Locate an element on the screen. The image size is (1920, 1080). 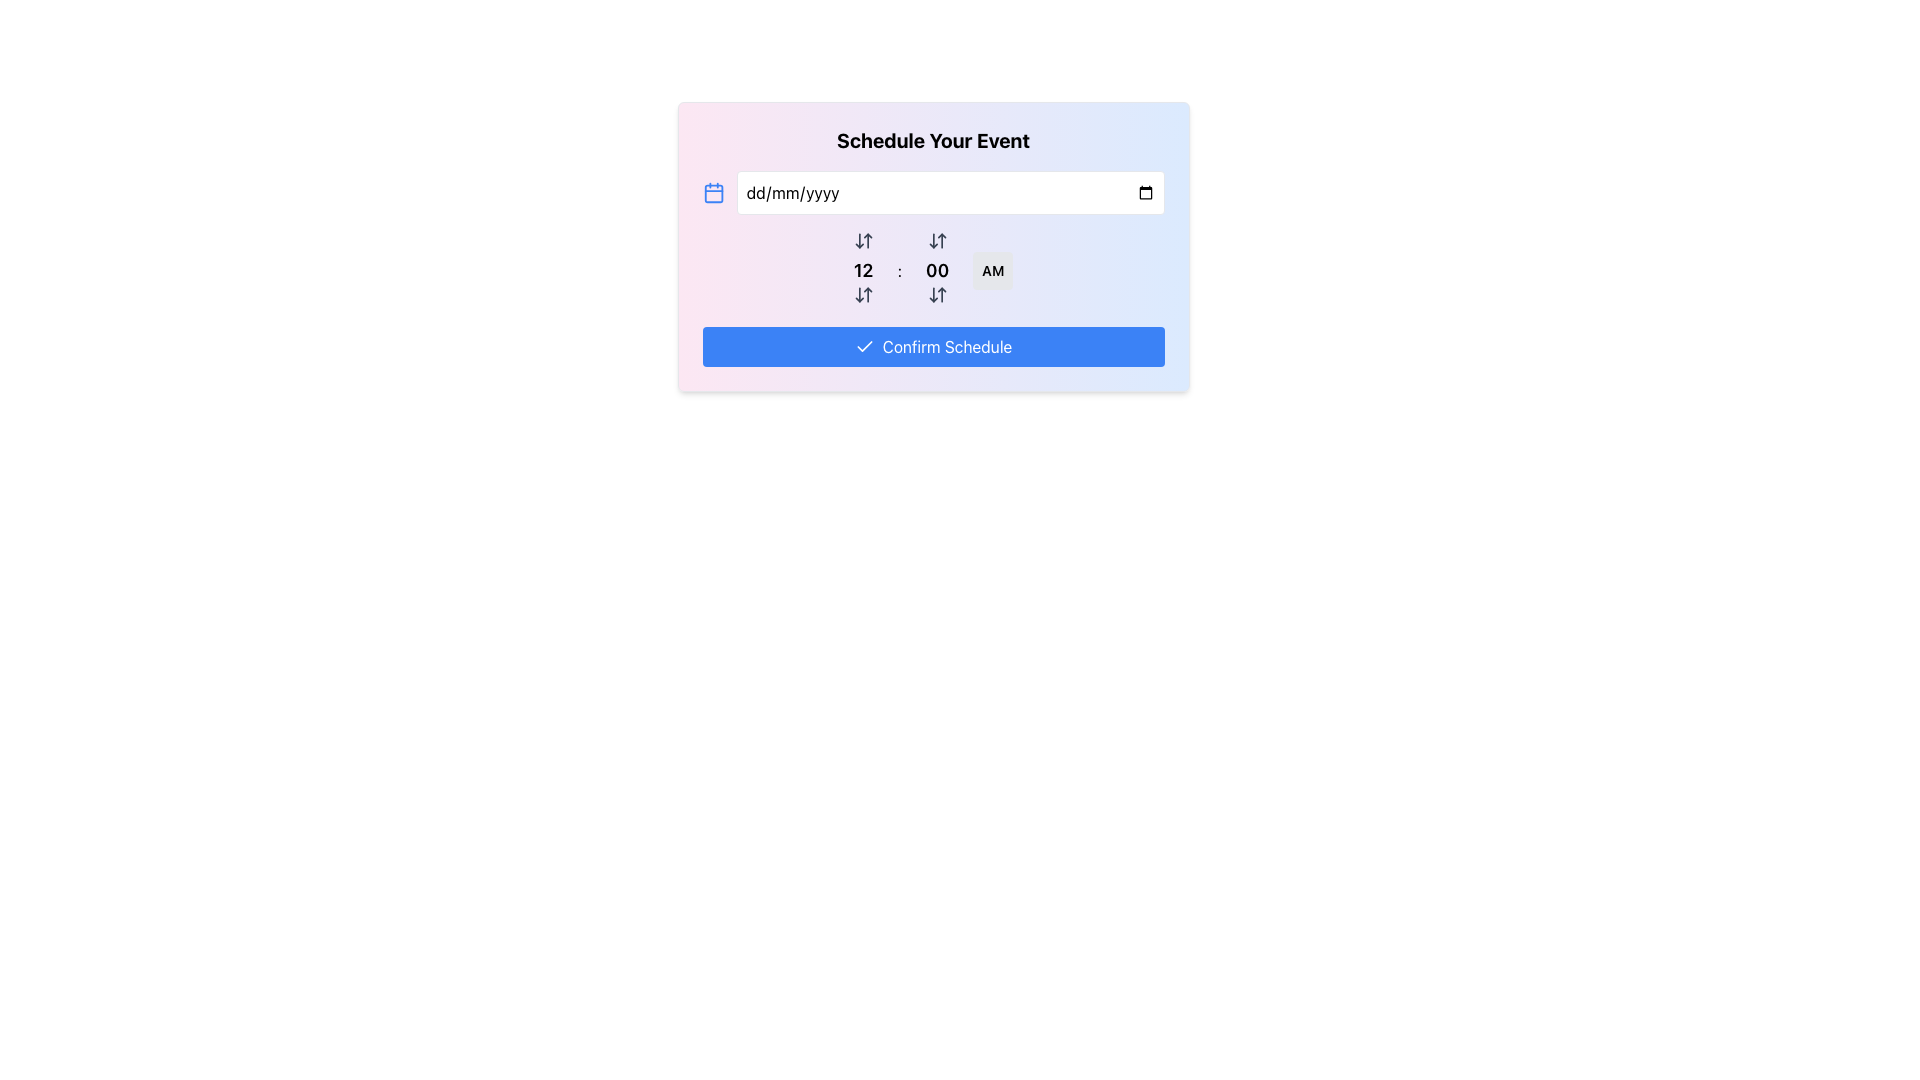
the text label button displaying 'AM' with a light gray background and rounded borders, located to the right of the minute field in the time input section is located at coordinates (993, 270).